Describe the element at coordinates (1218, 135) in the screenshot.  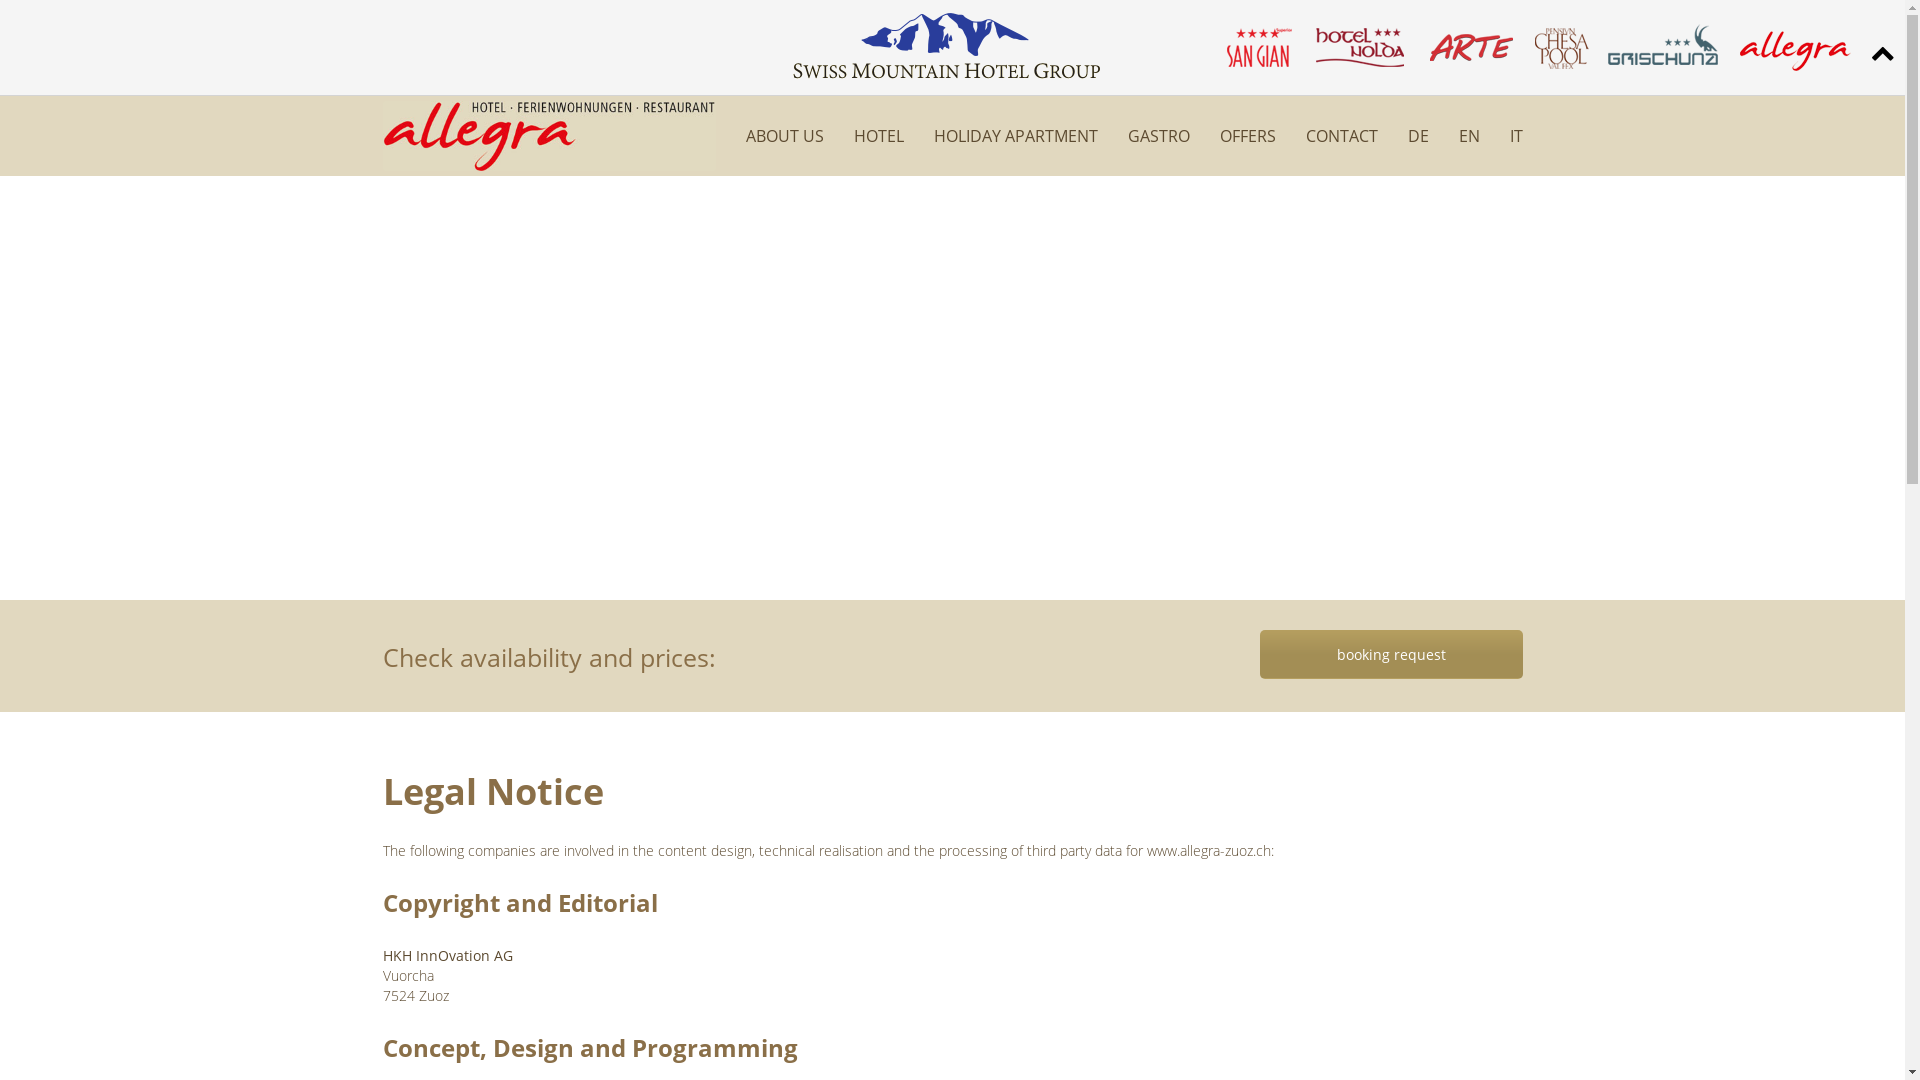
I see `'OFFERS'` at that location.